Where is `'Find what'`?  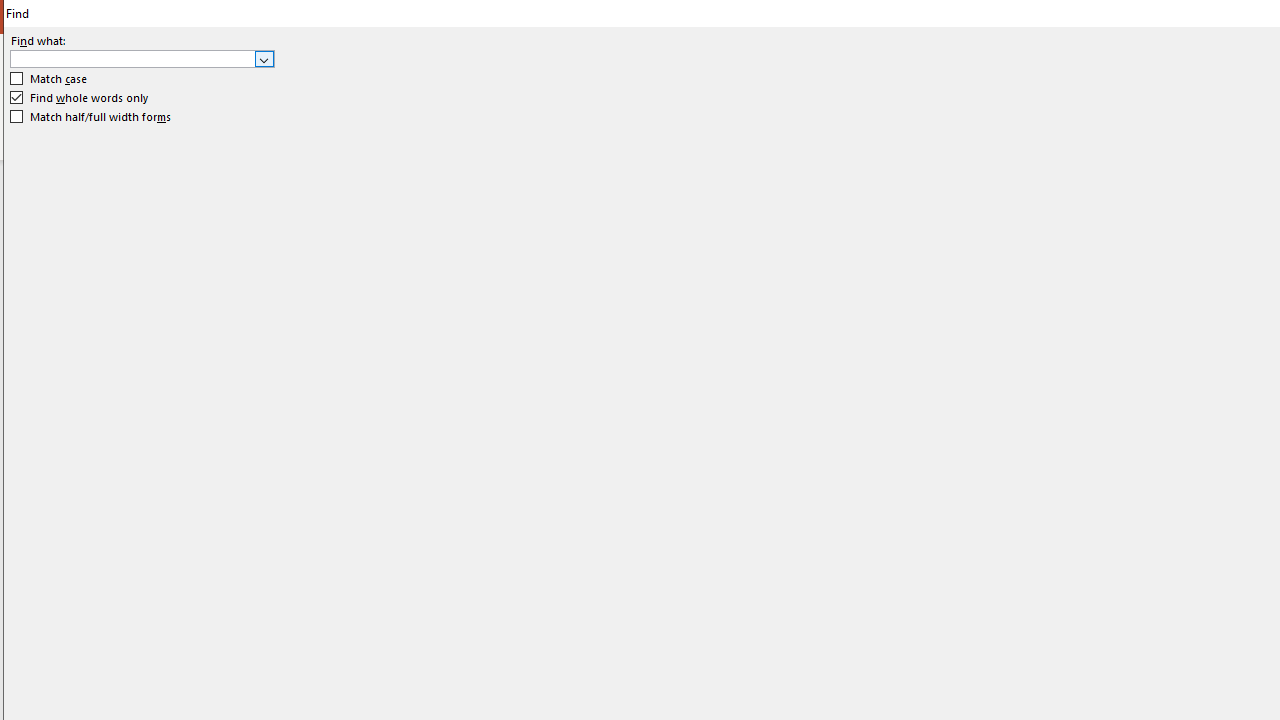 'Find what' is located at coordinates (132, 58).